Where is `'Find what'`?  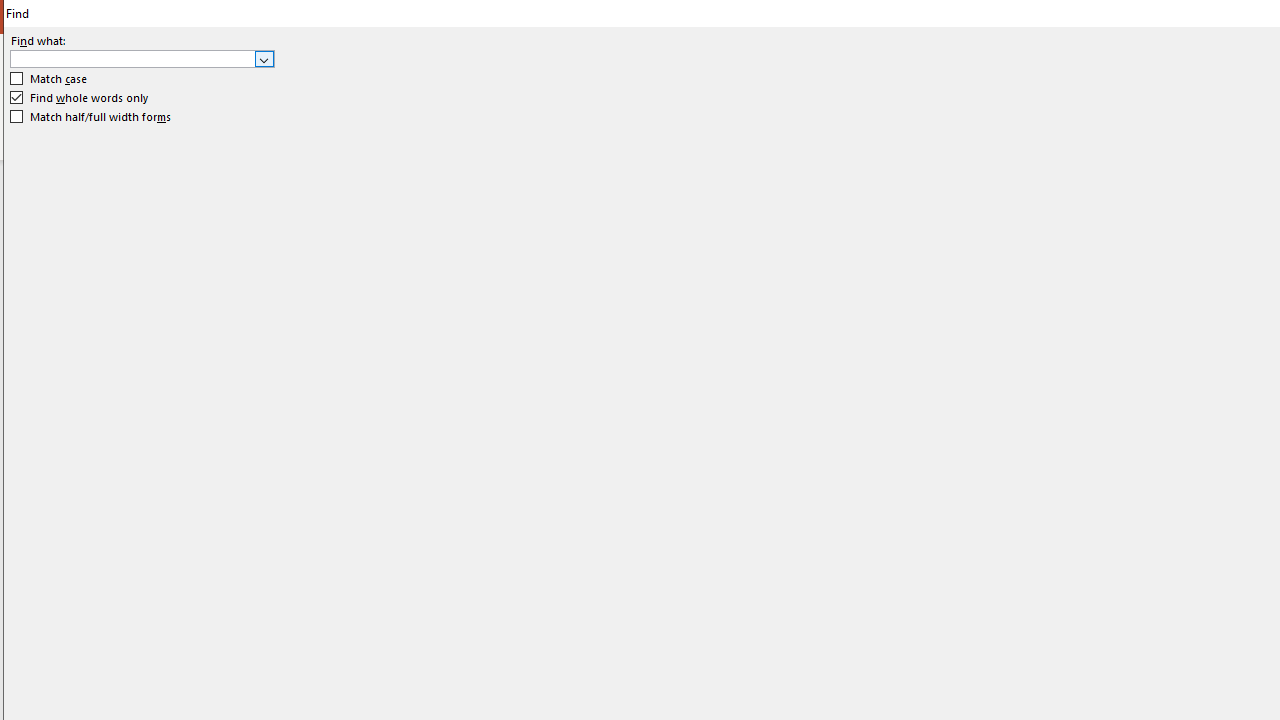 'Find what' is located at coordinates (132, 58).